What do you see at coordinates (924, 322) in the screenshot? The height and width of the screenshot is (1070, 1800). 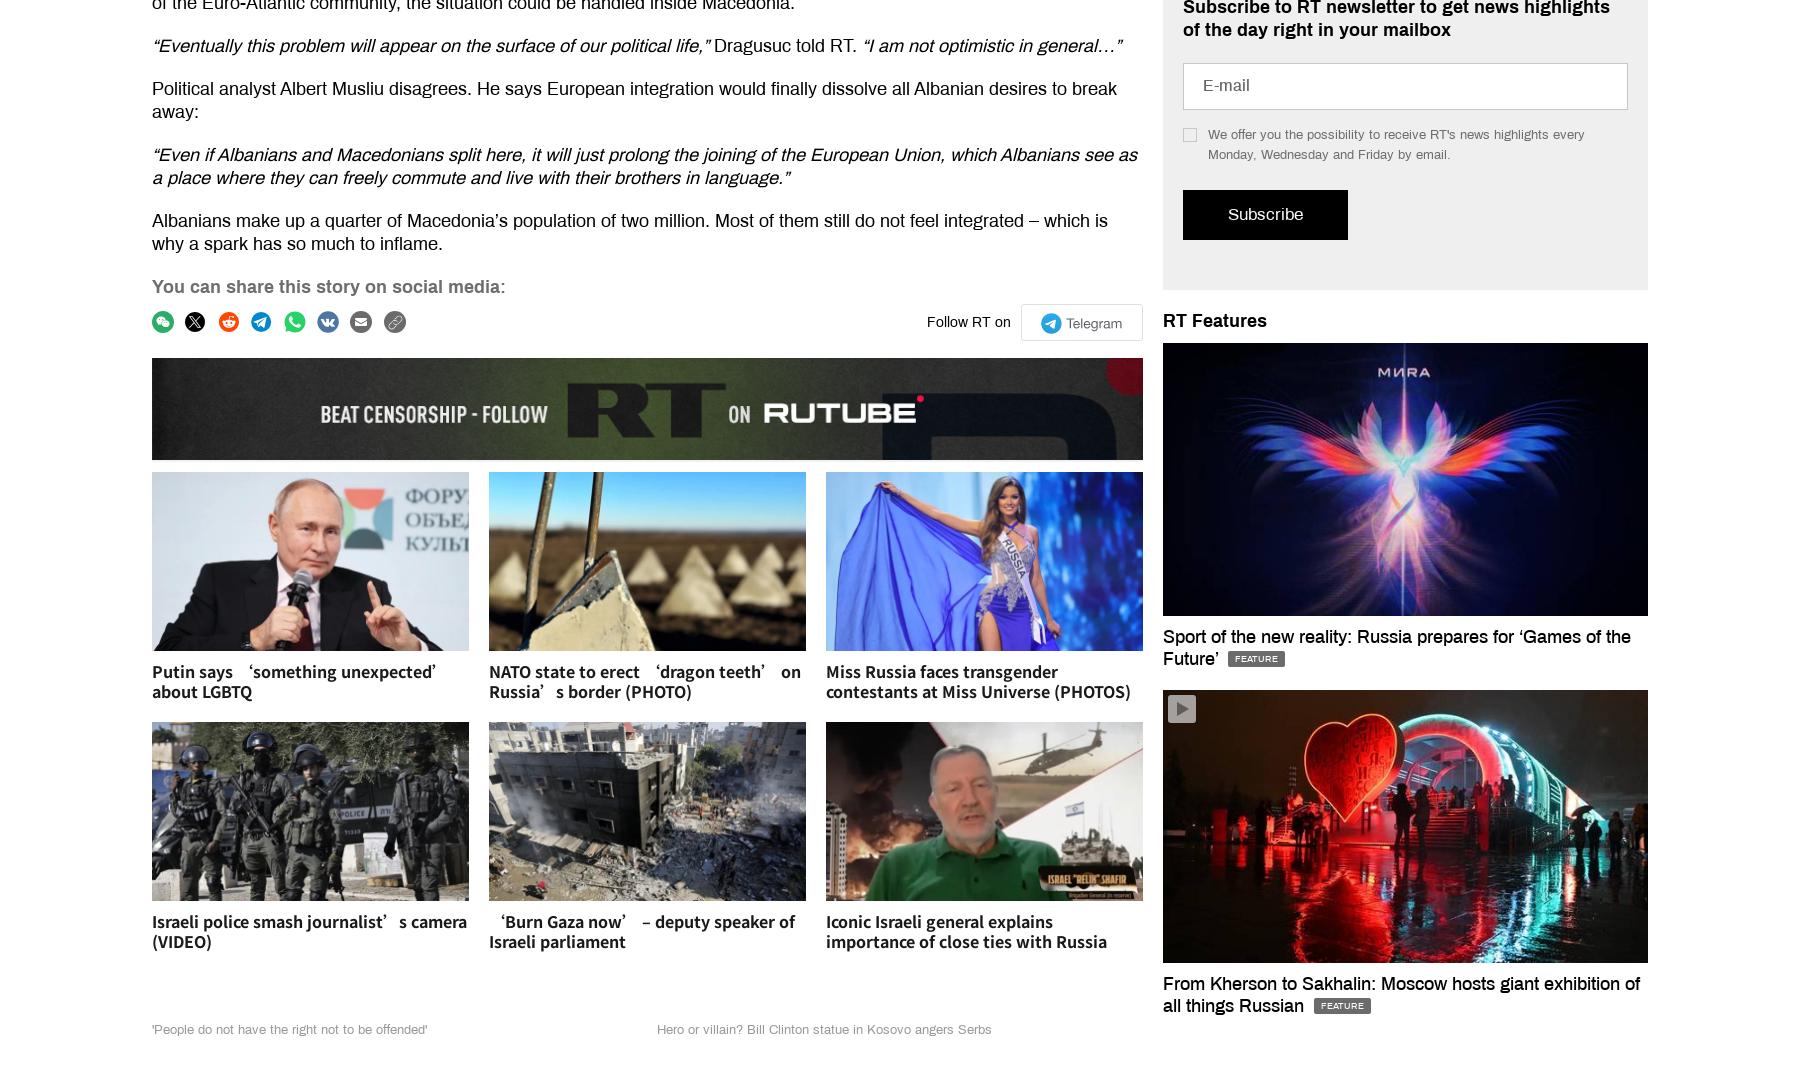 I see `'Follow RT on'` at bounding box center [924, 322].